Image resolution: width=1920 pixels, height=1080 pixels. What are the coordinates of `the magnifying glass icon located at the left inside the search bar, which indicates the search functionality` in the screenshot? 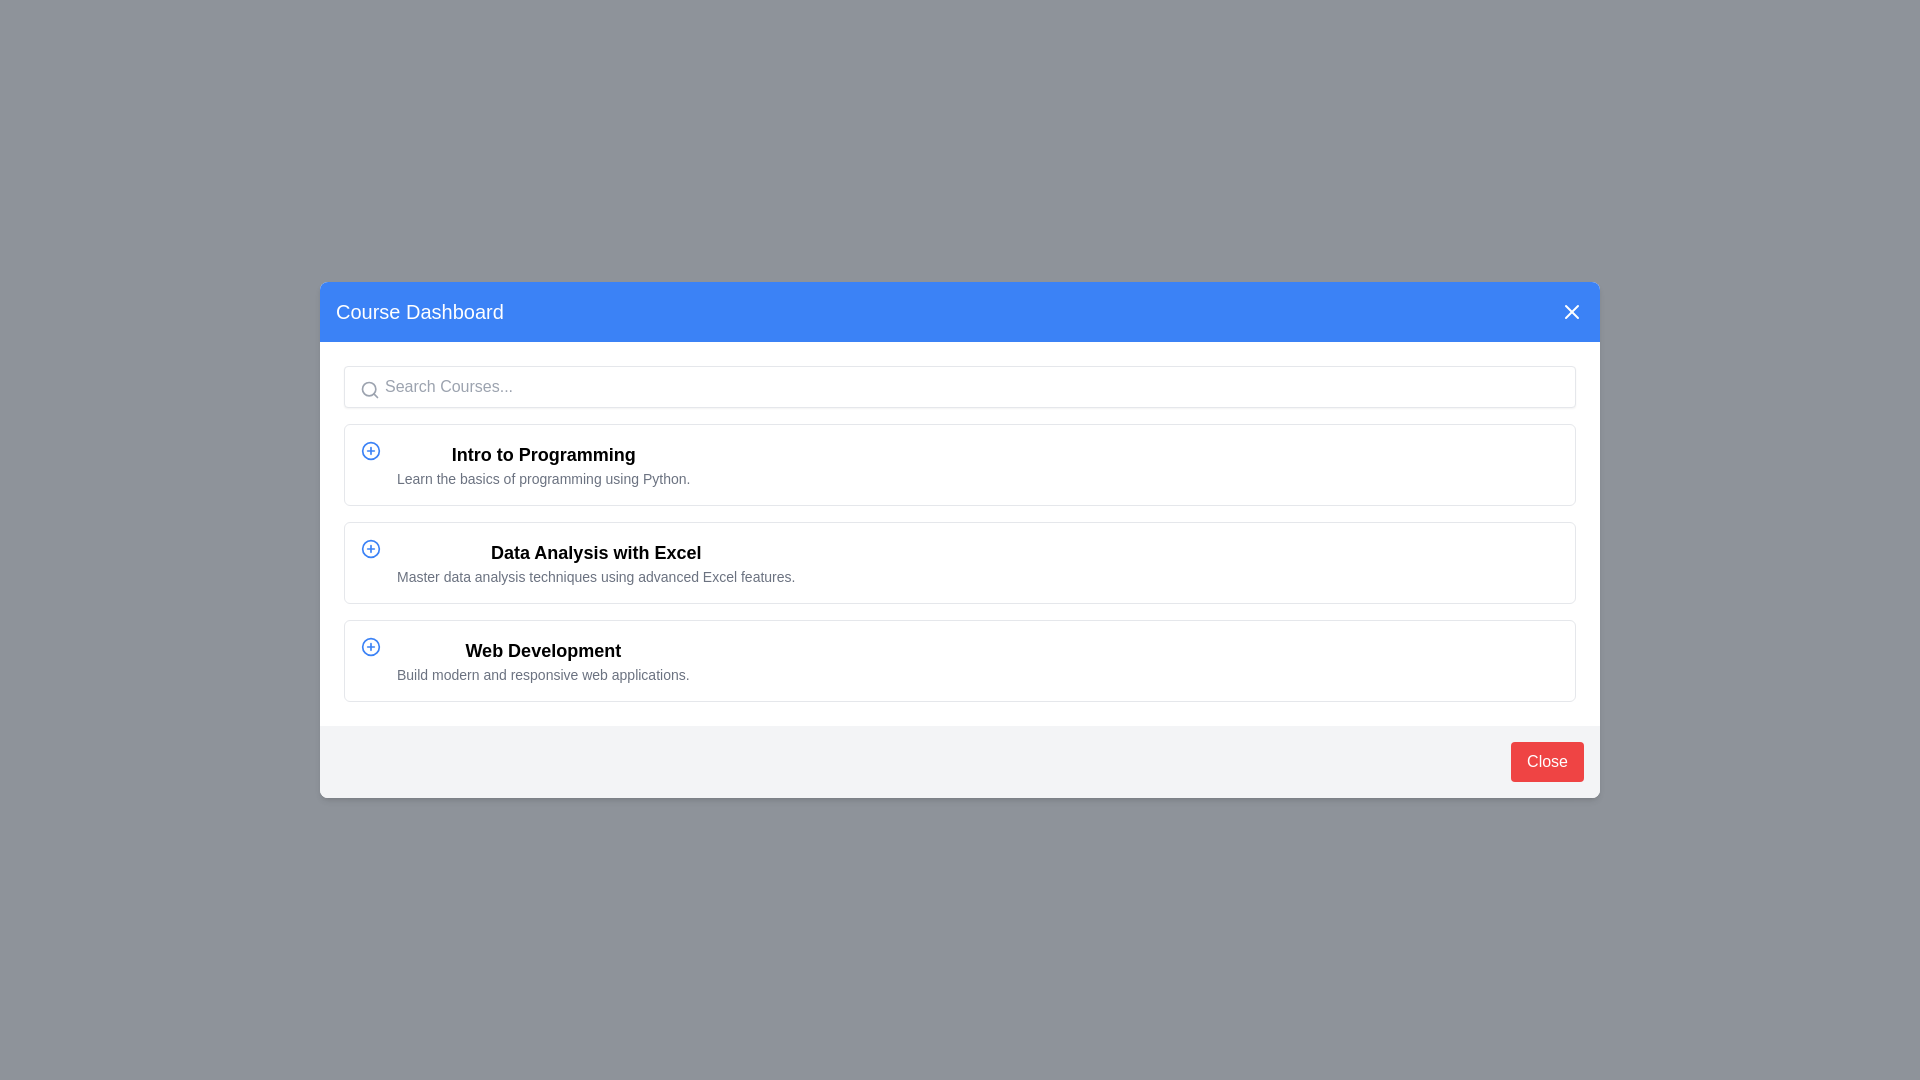 It's located at (369, 389).